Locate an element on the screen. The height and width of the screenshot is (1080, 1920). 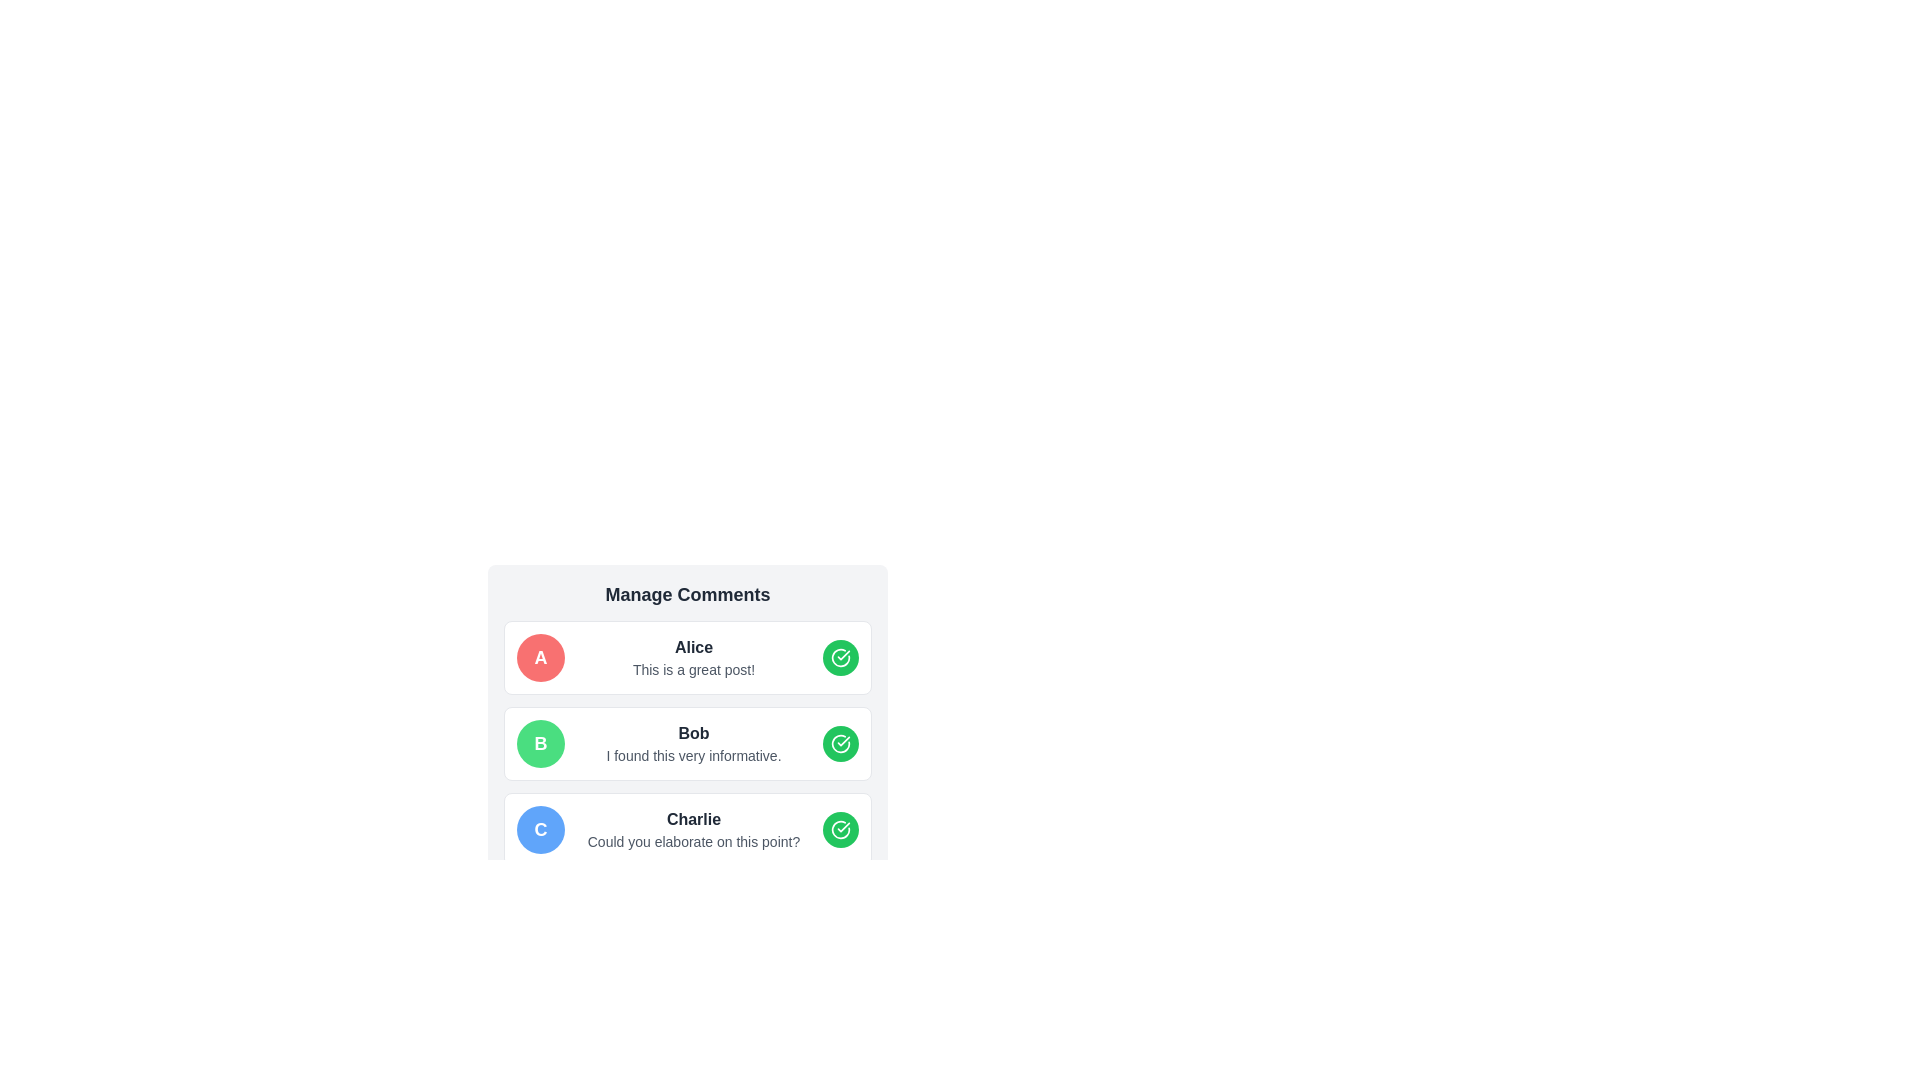
details presented in the card component that contains the name 'Bob', the comment 'I found this very informative', and a green circular button with a checkmark icon is located at coordinates (687, 744).